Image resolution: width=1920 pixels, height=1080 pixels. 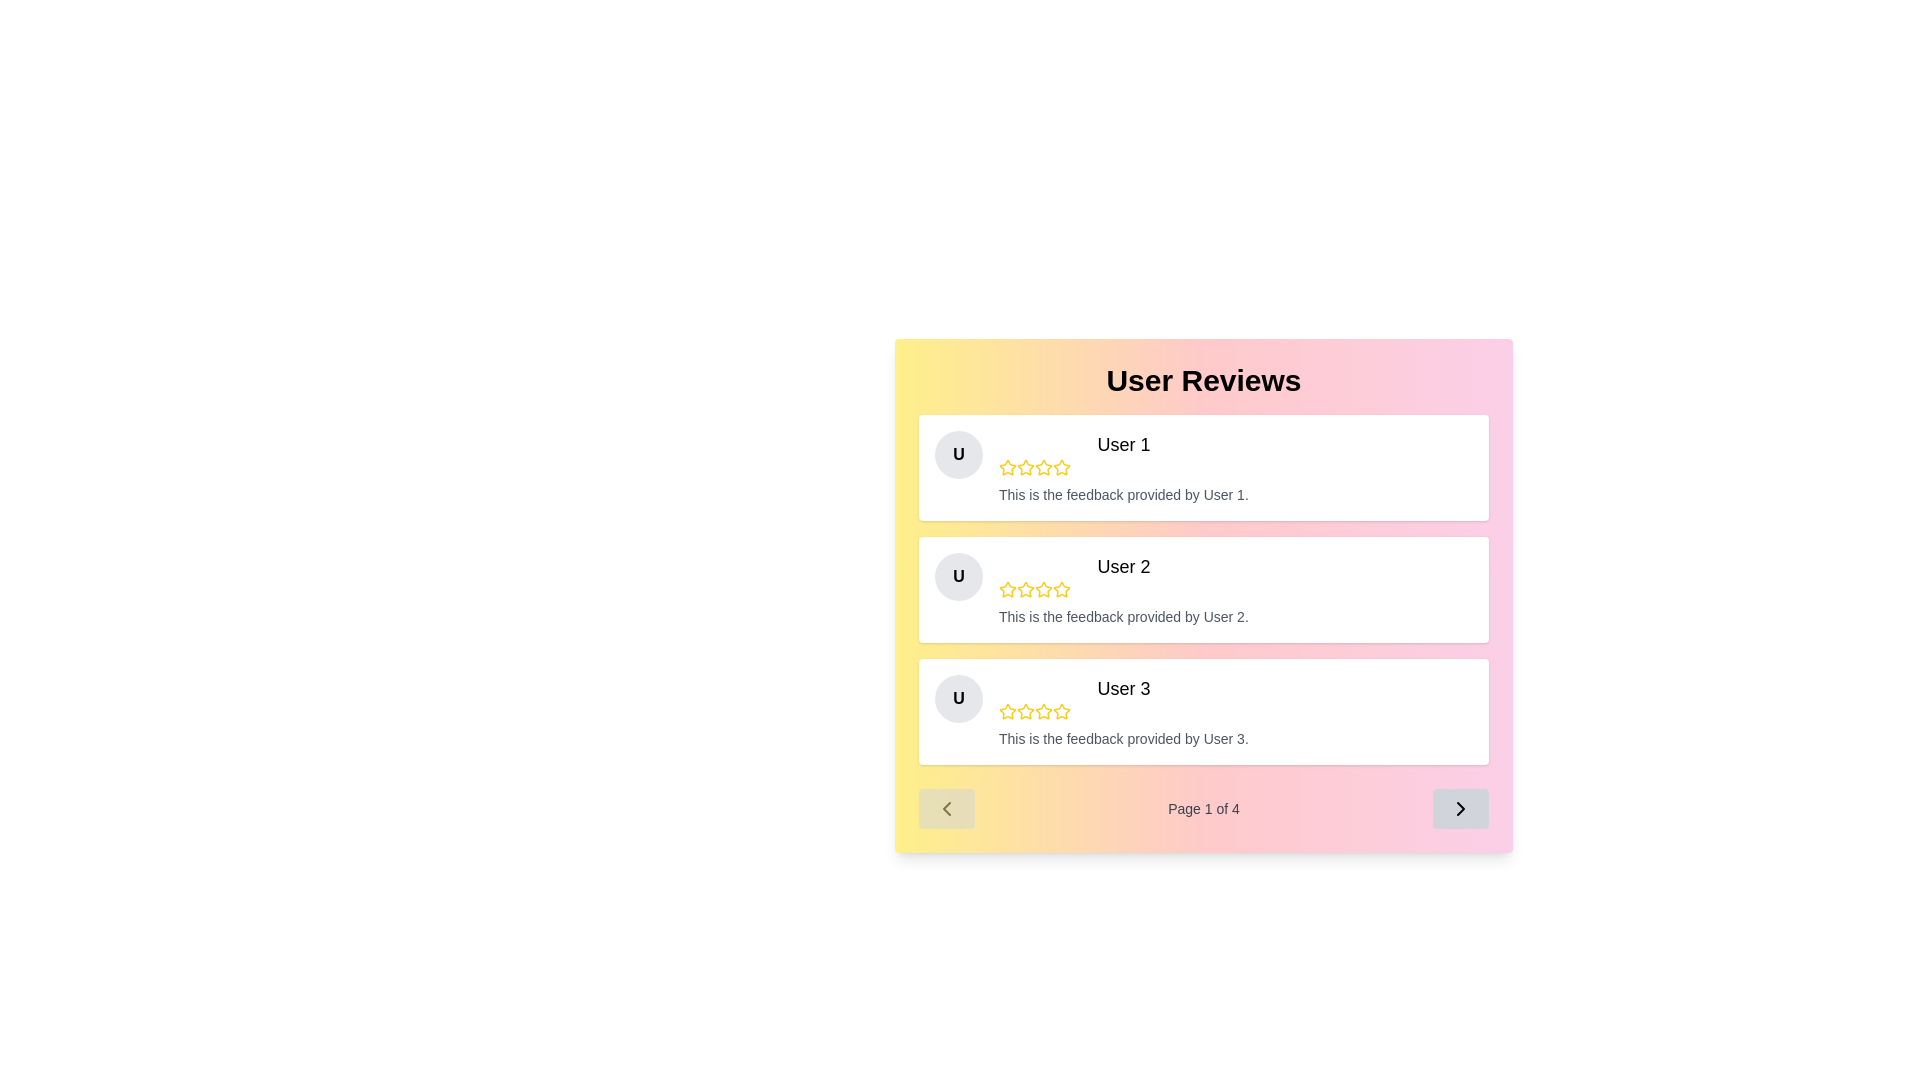 I want to click on the text label that reads 'This is the feedback provided by User 3.' located below the username 'User 3' and the rating stars in the feedback section of the third user card, so click(x=1123, y=739).